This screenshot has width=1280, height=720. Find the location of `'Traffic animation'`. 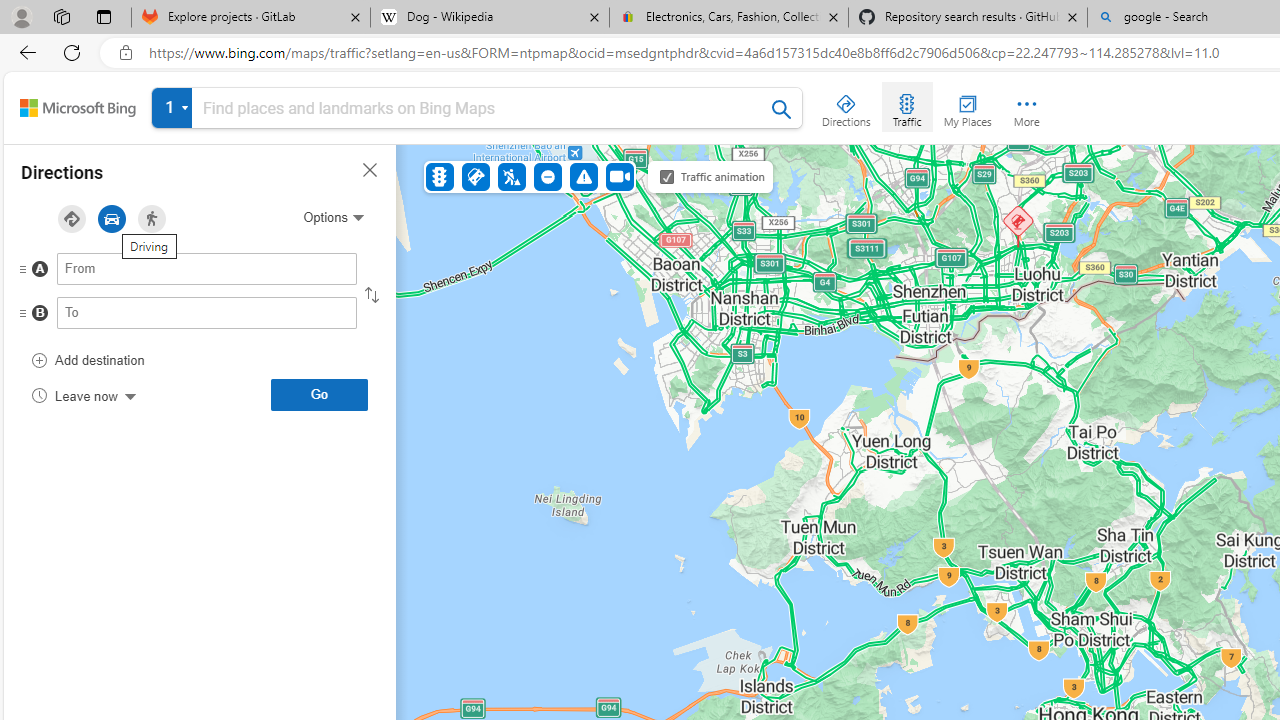

'Traffic animation' is located at coordinates (667, 176).